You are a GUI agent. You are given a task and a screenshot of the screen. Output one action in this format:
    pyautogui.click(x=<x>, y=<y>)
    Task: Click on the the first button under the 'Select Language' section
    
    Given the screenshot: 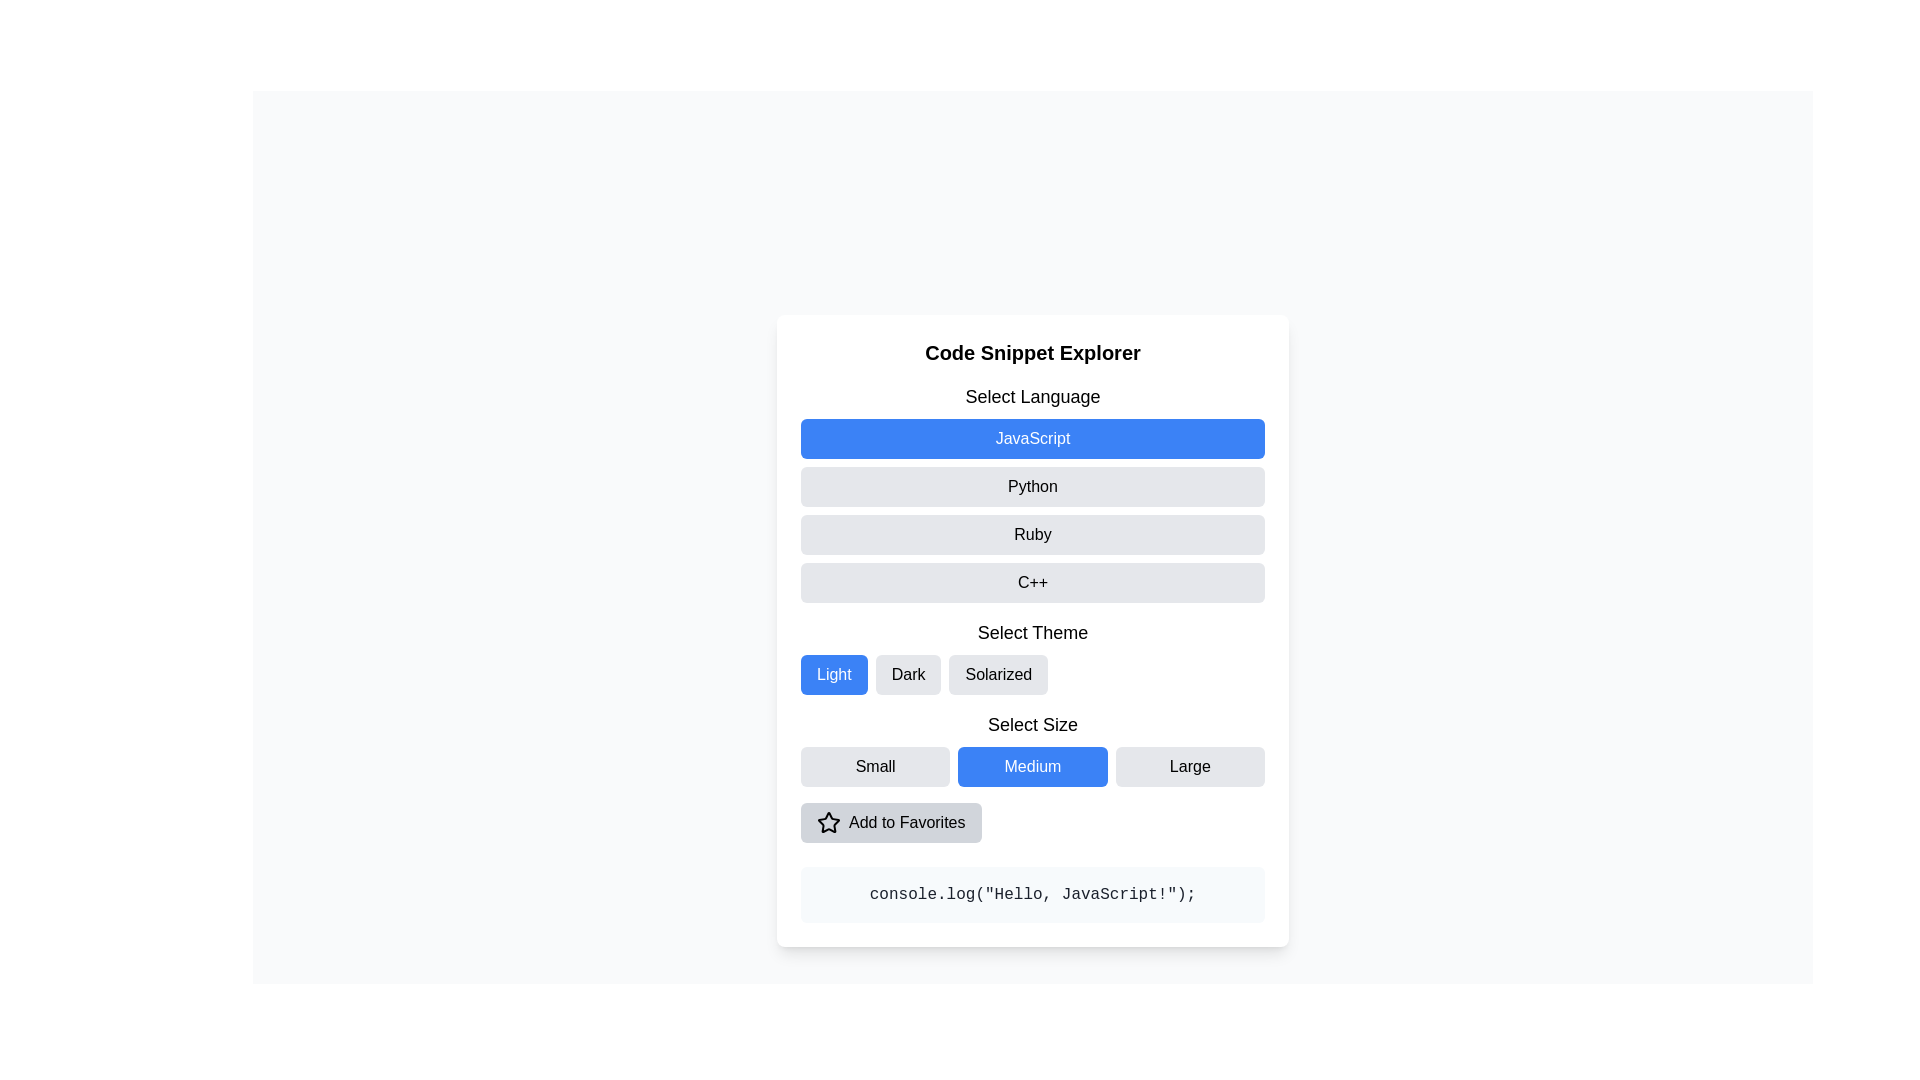 What is the action you would take?
    pyautogui.click(x=1032, y=438)
    